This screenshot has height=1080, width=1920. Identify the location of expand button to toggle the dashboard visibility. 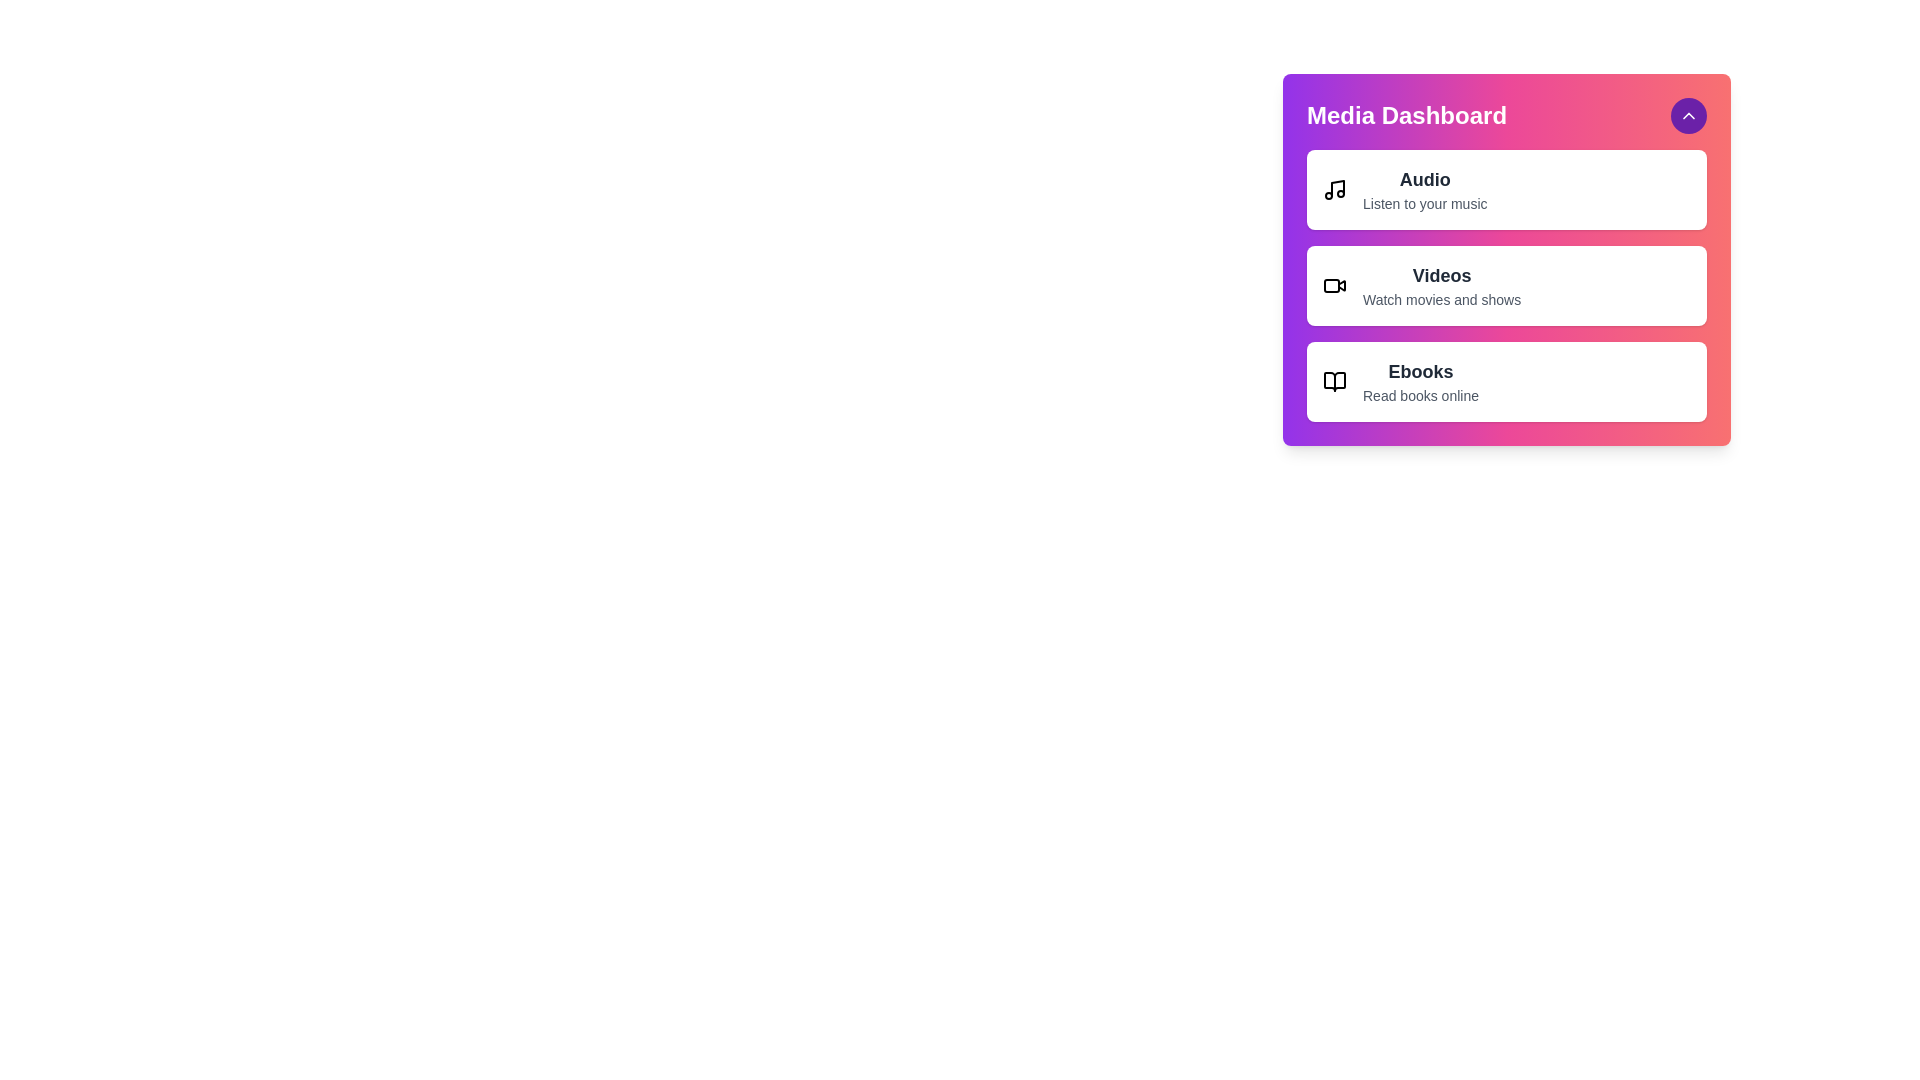
(1688, 115).